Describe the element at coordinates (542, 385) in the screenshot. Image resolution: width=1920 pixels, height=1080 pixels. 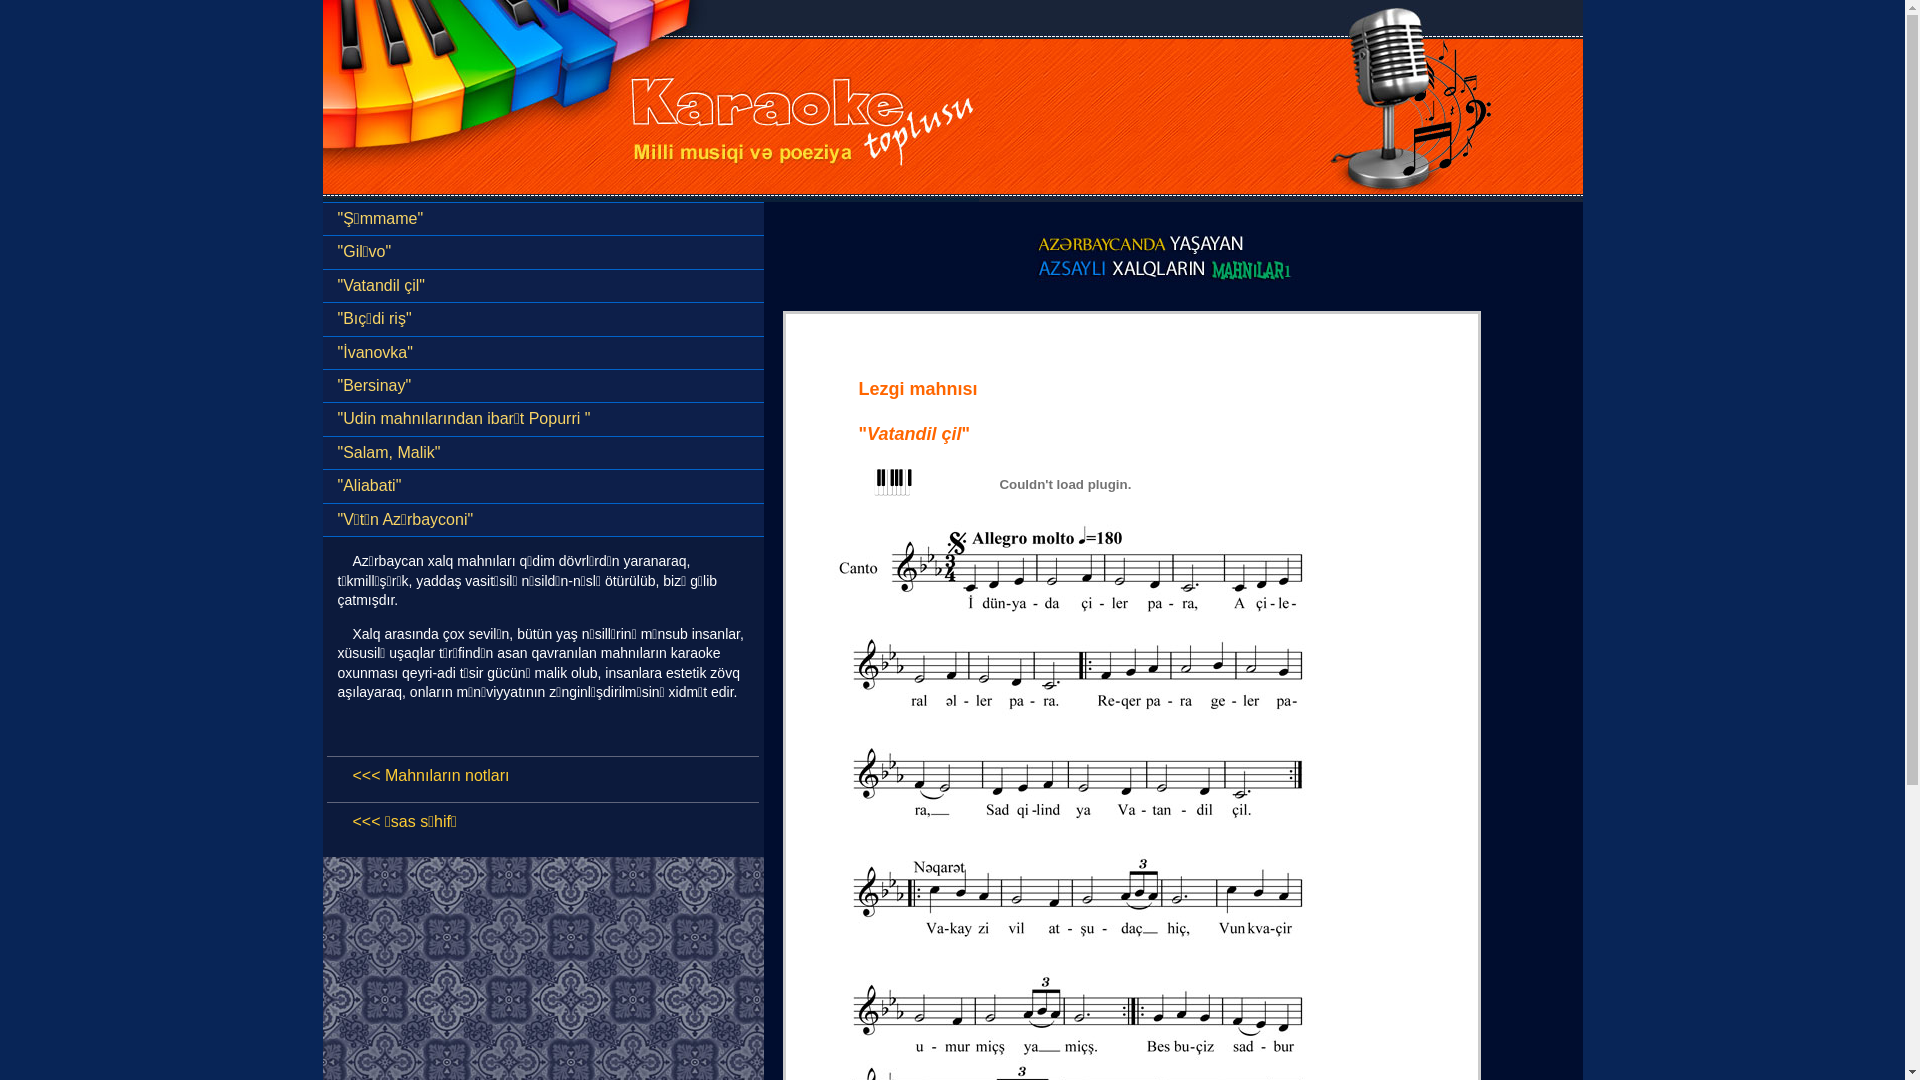
I see `'"Bersinay"'` at that location.